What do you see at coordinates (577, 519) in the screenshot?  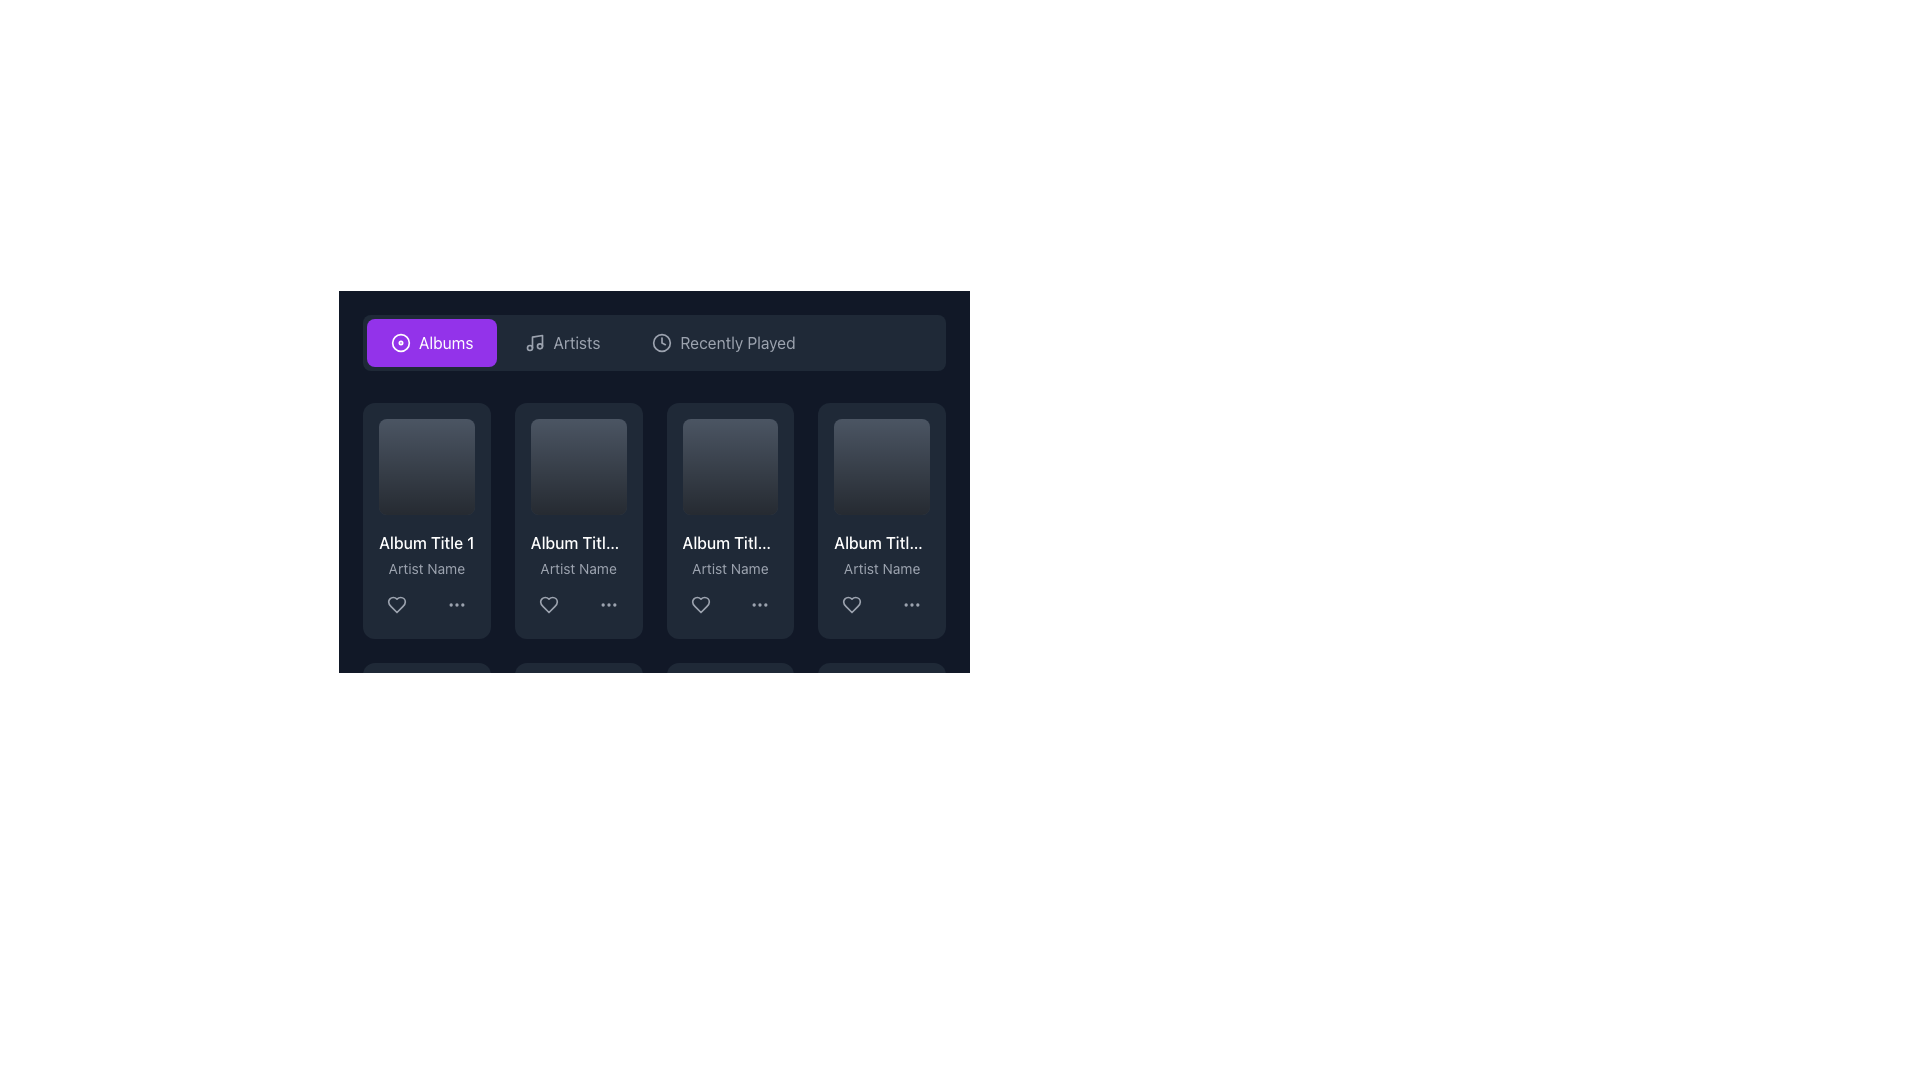 I see `the second album card in the grid` at bounding box center [577, 519].